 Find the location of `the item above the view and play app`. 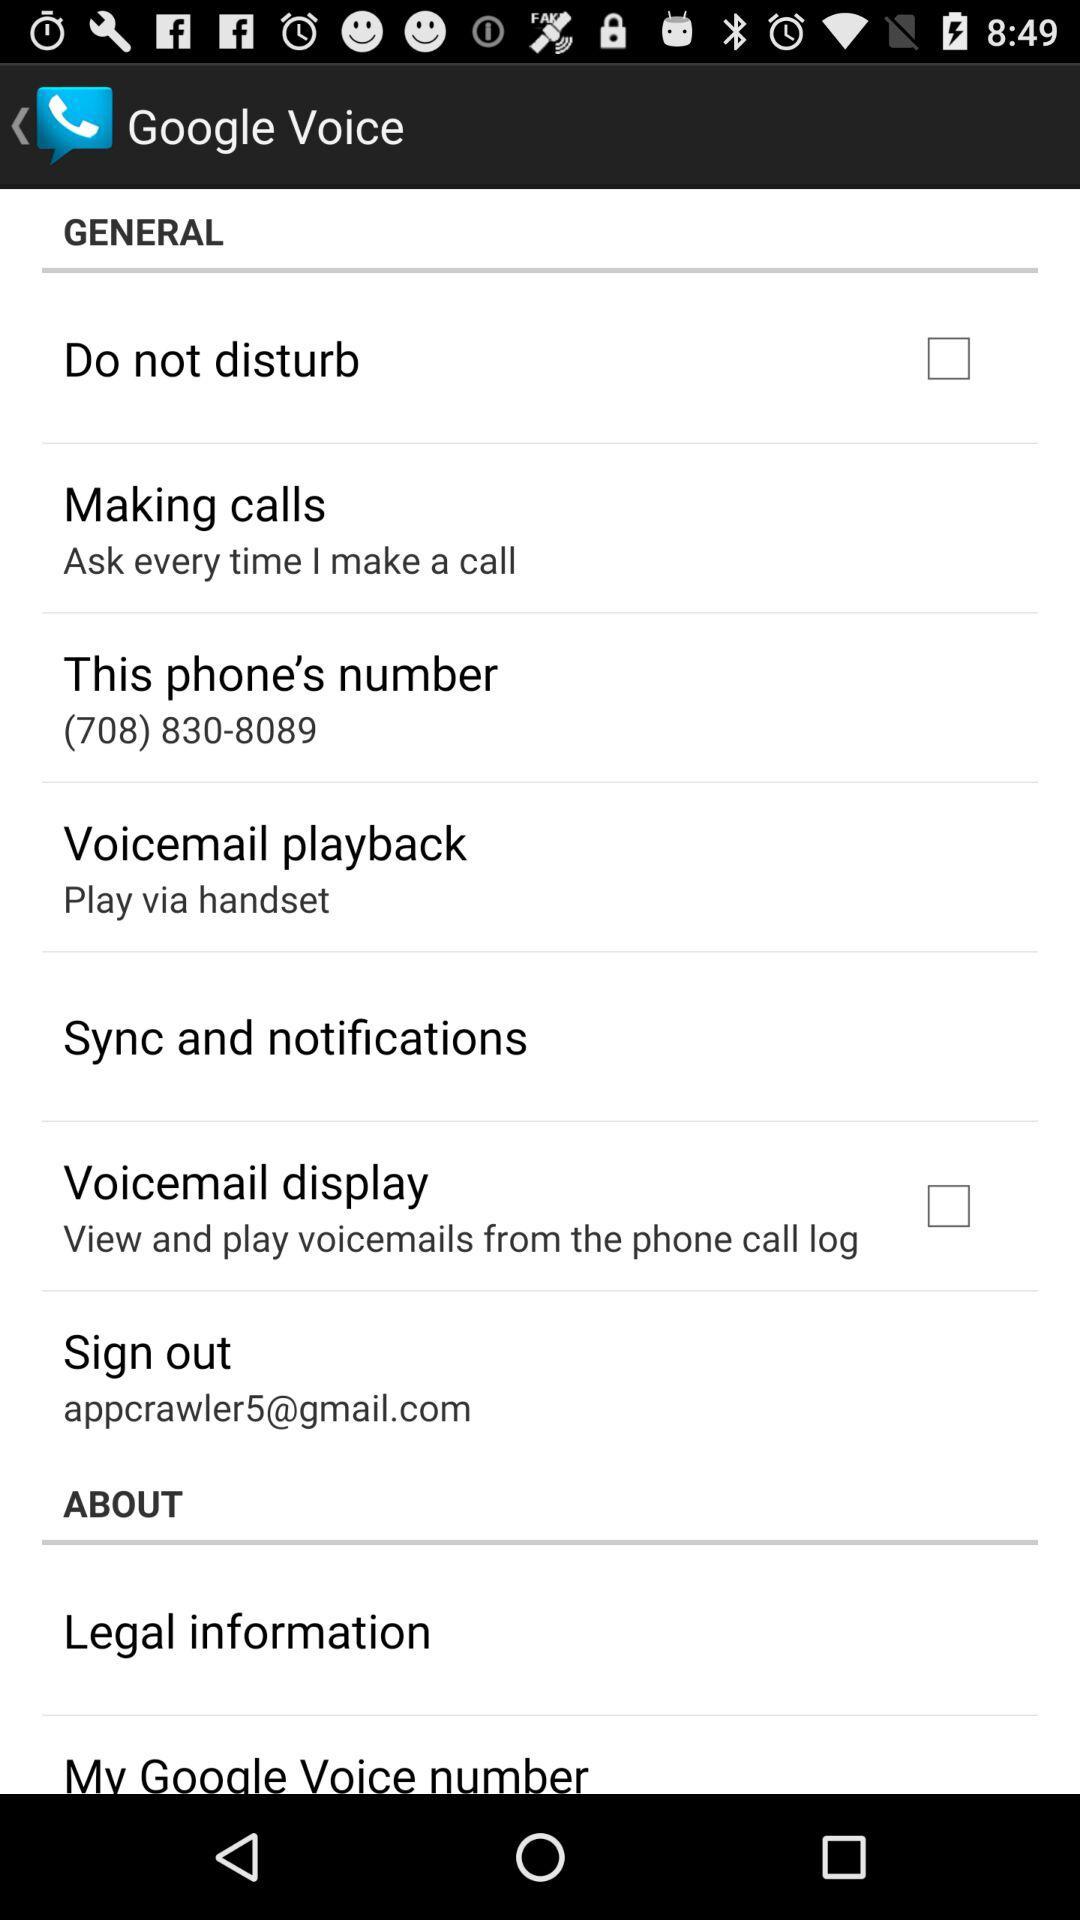

the item above the view and play app is located at coordinates (245, 1180).